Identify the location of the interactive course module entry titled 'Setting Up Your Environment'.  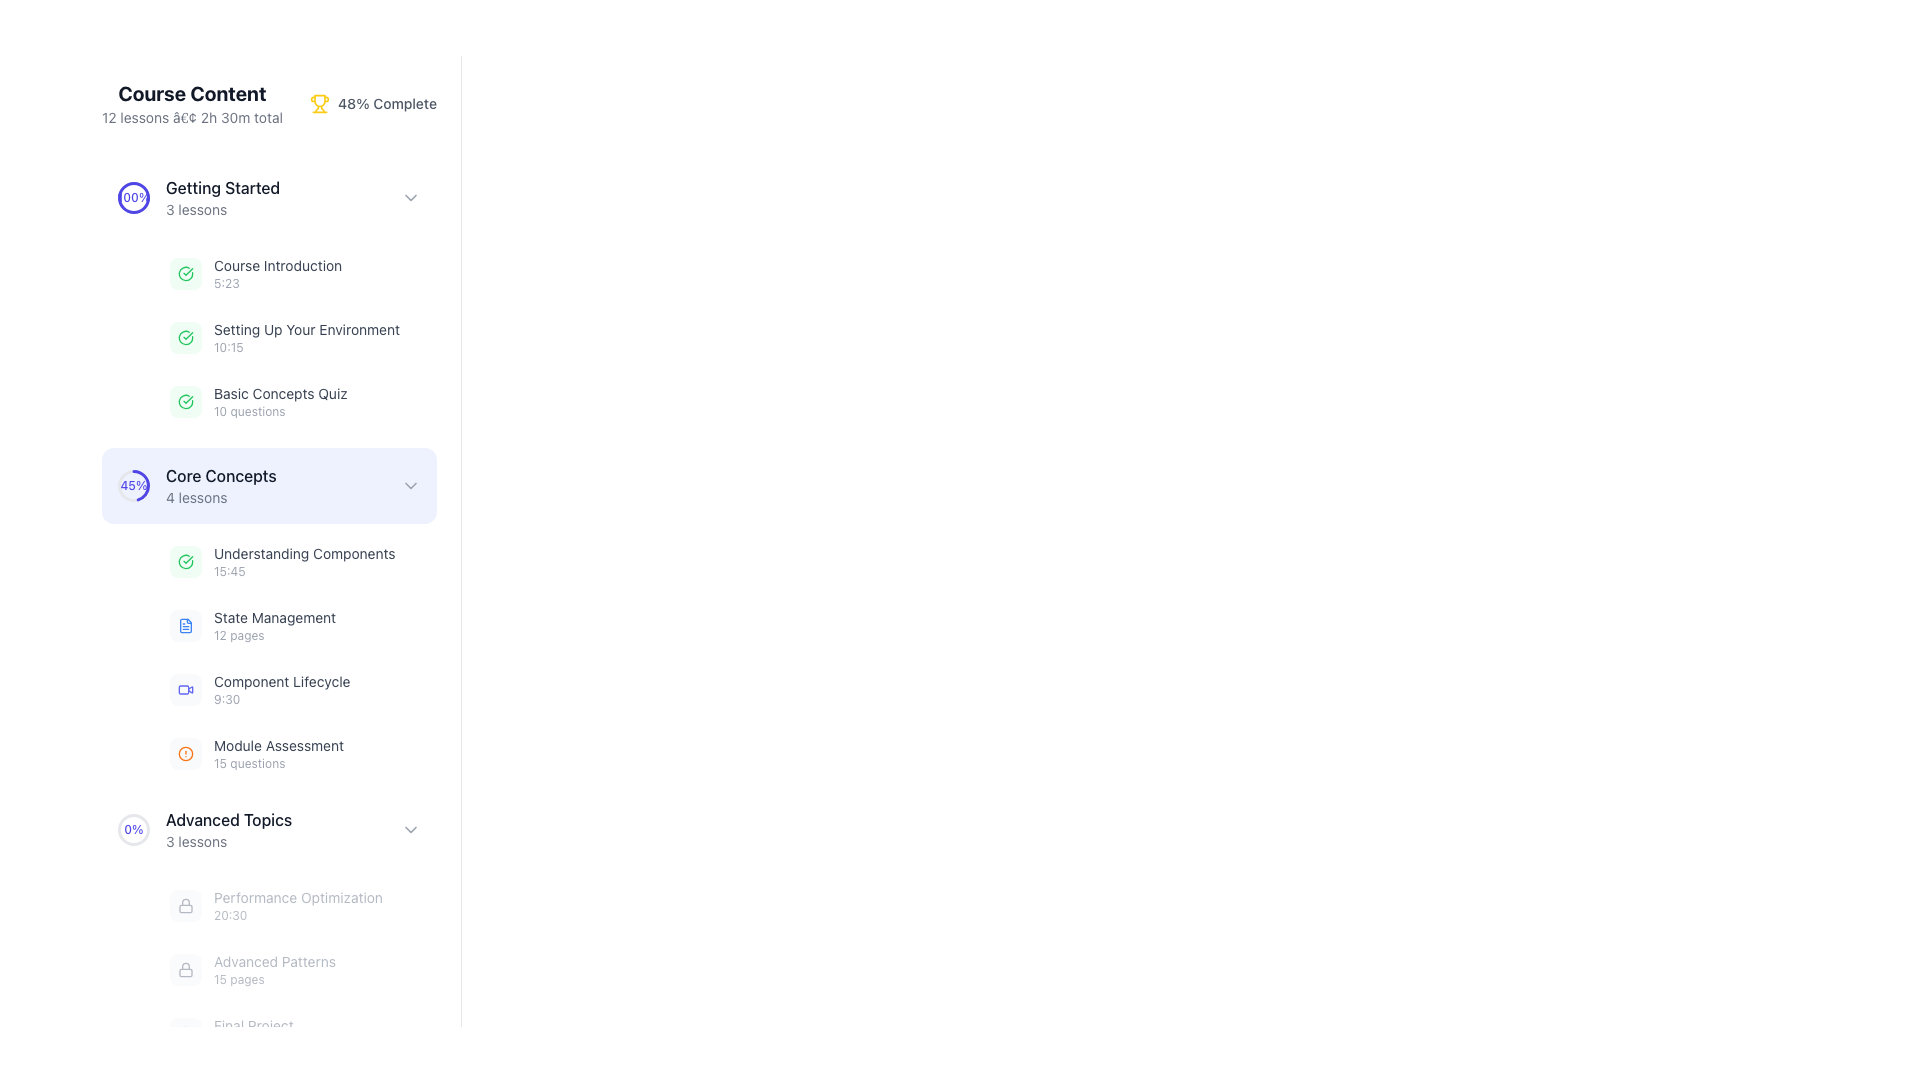
(296, 337).